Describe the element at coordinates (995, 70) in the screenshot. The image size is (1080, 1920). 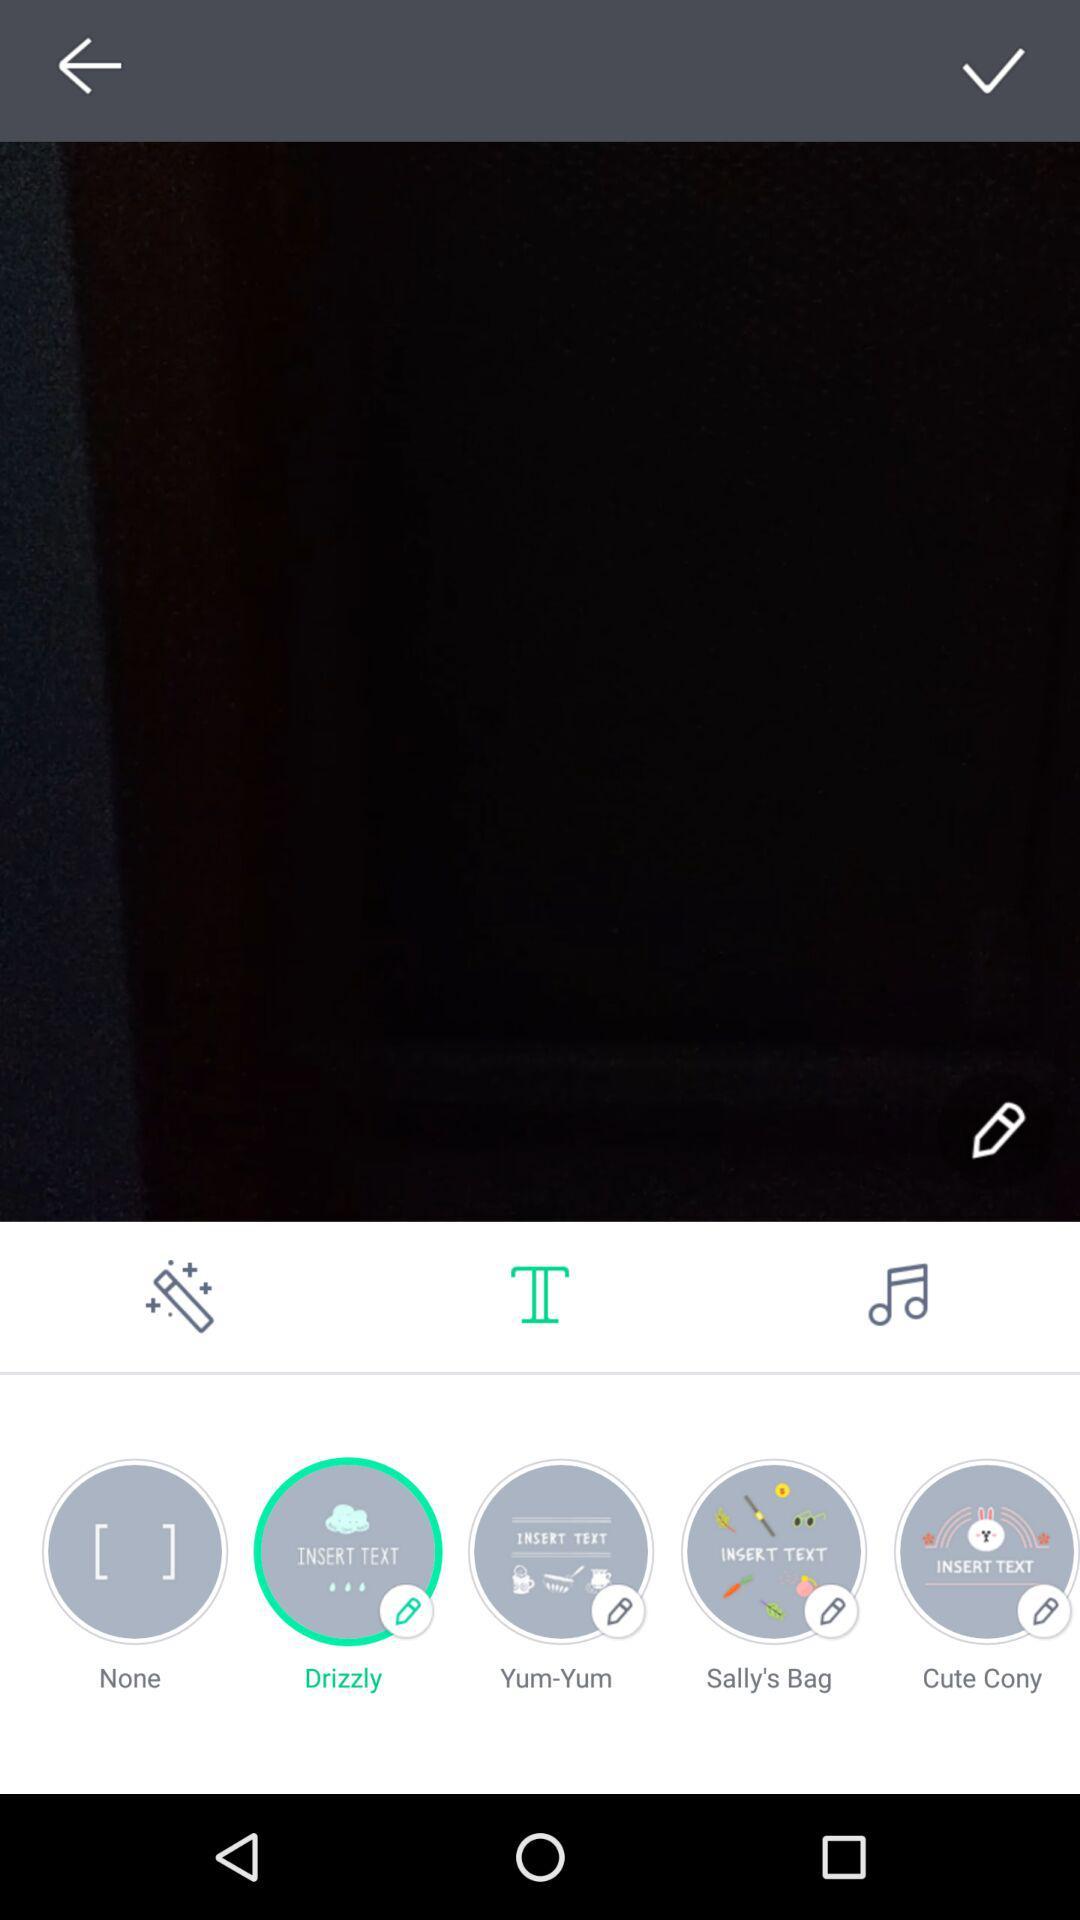
I see `this item` at that location.